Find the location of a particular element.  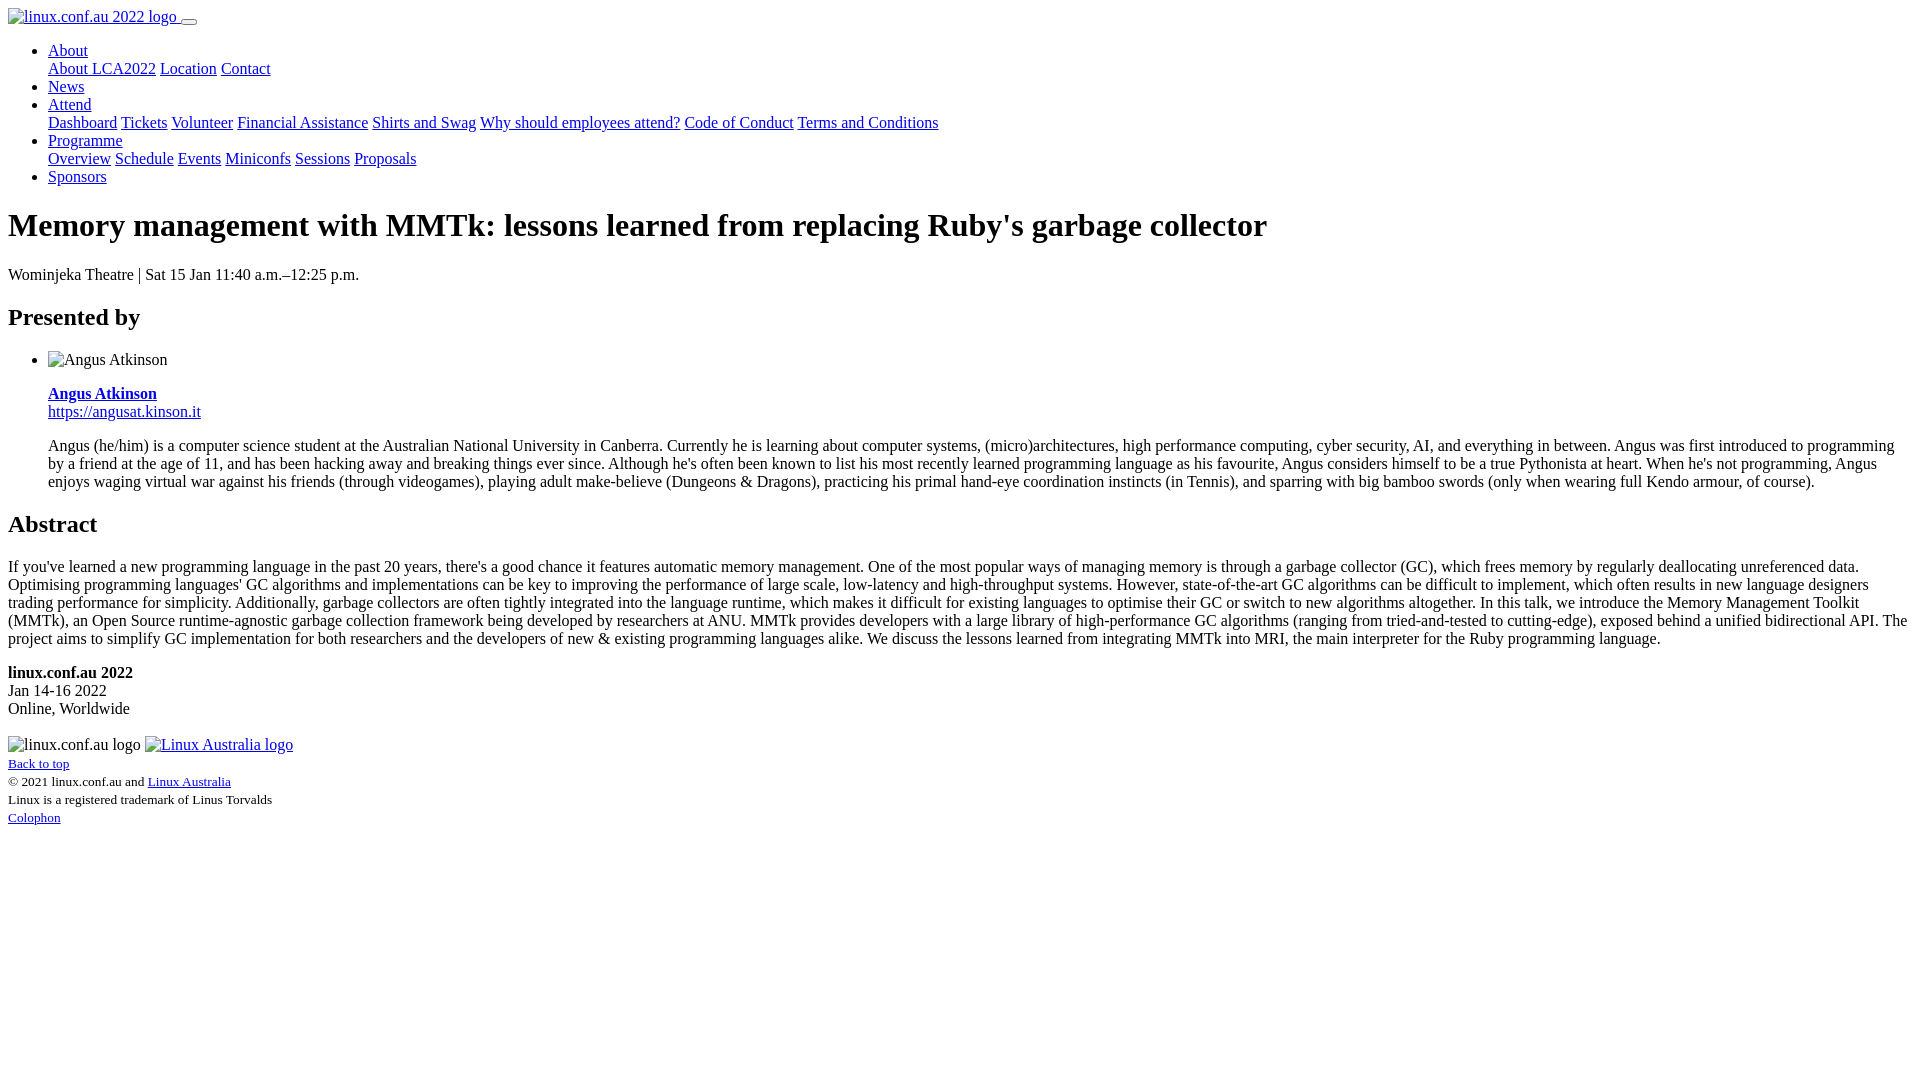

'Why should employees attend?' is located at coordinates (480, 122).